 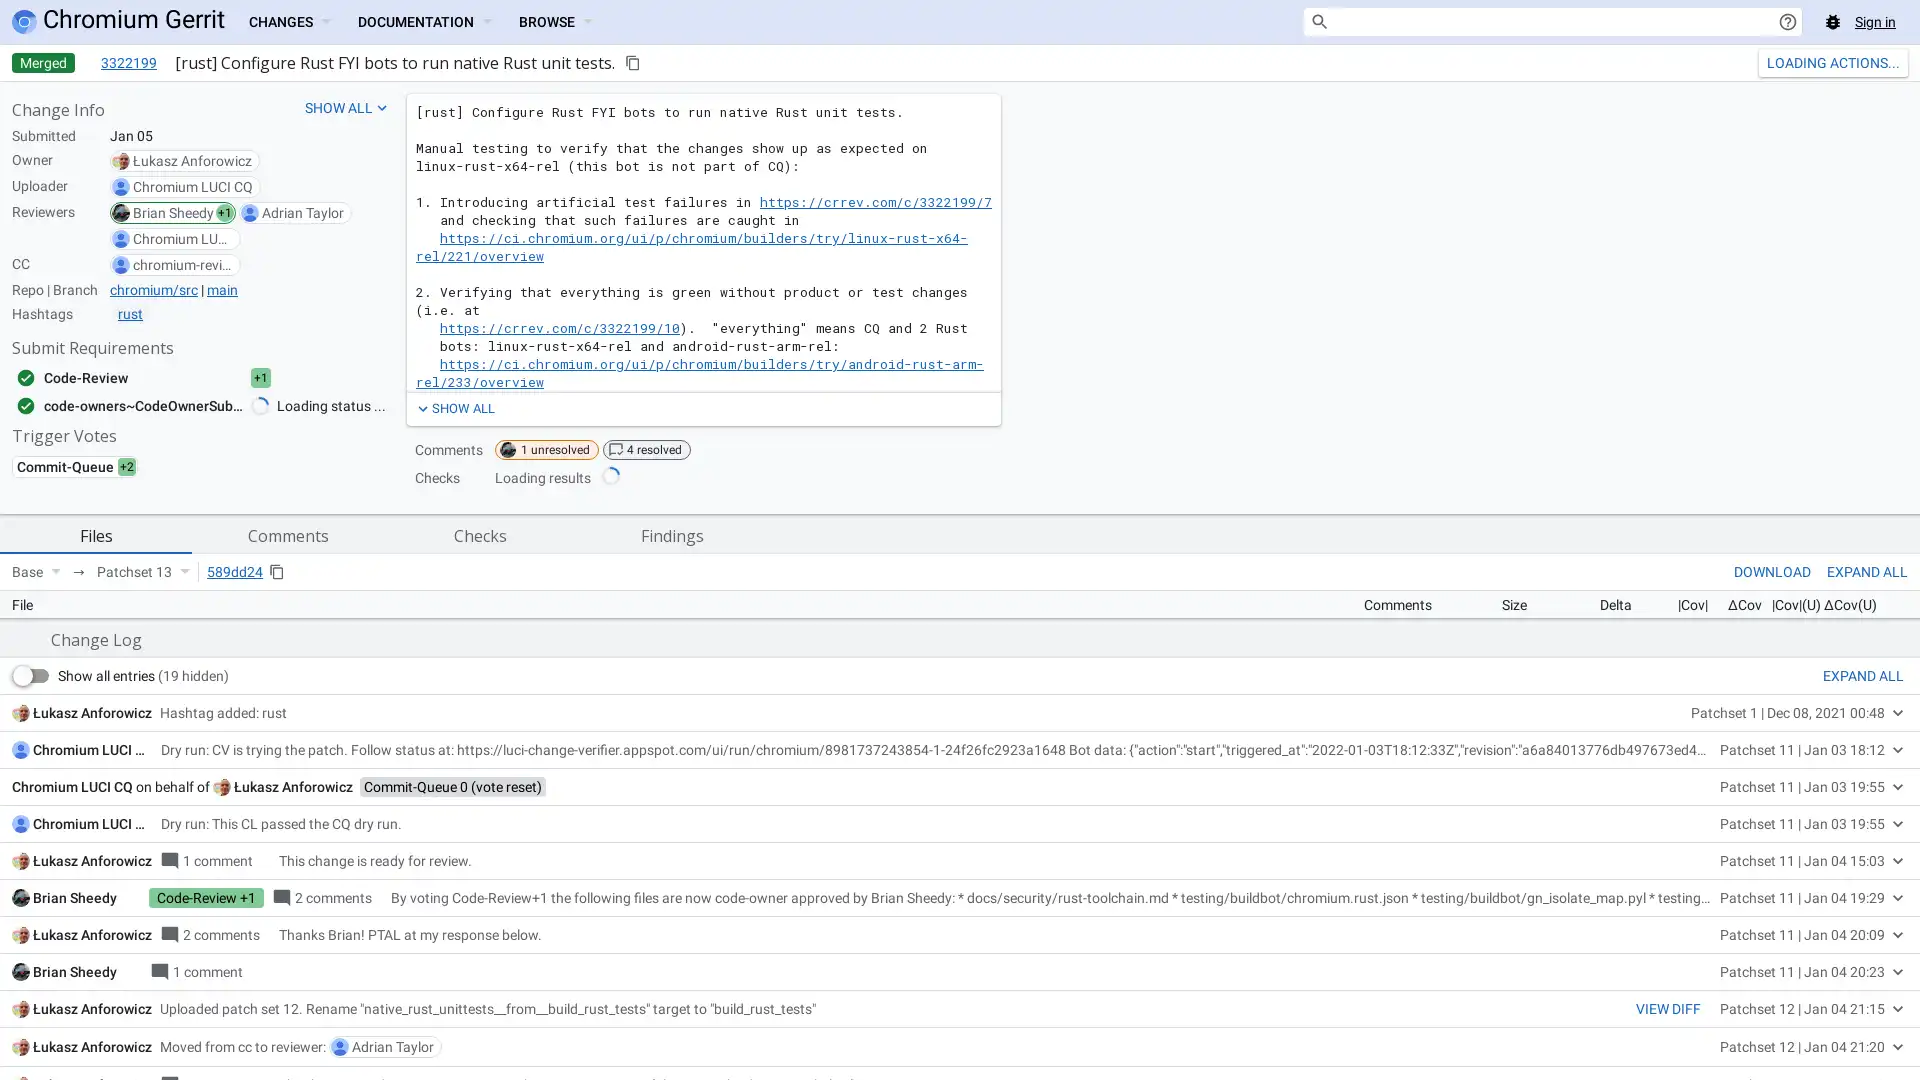 What do you see at coordinates (1862, 951) in the screenshot?
I see `EXPAND ALL` at bounding box center [1862, 951].